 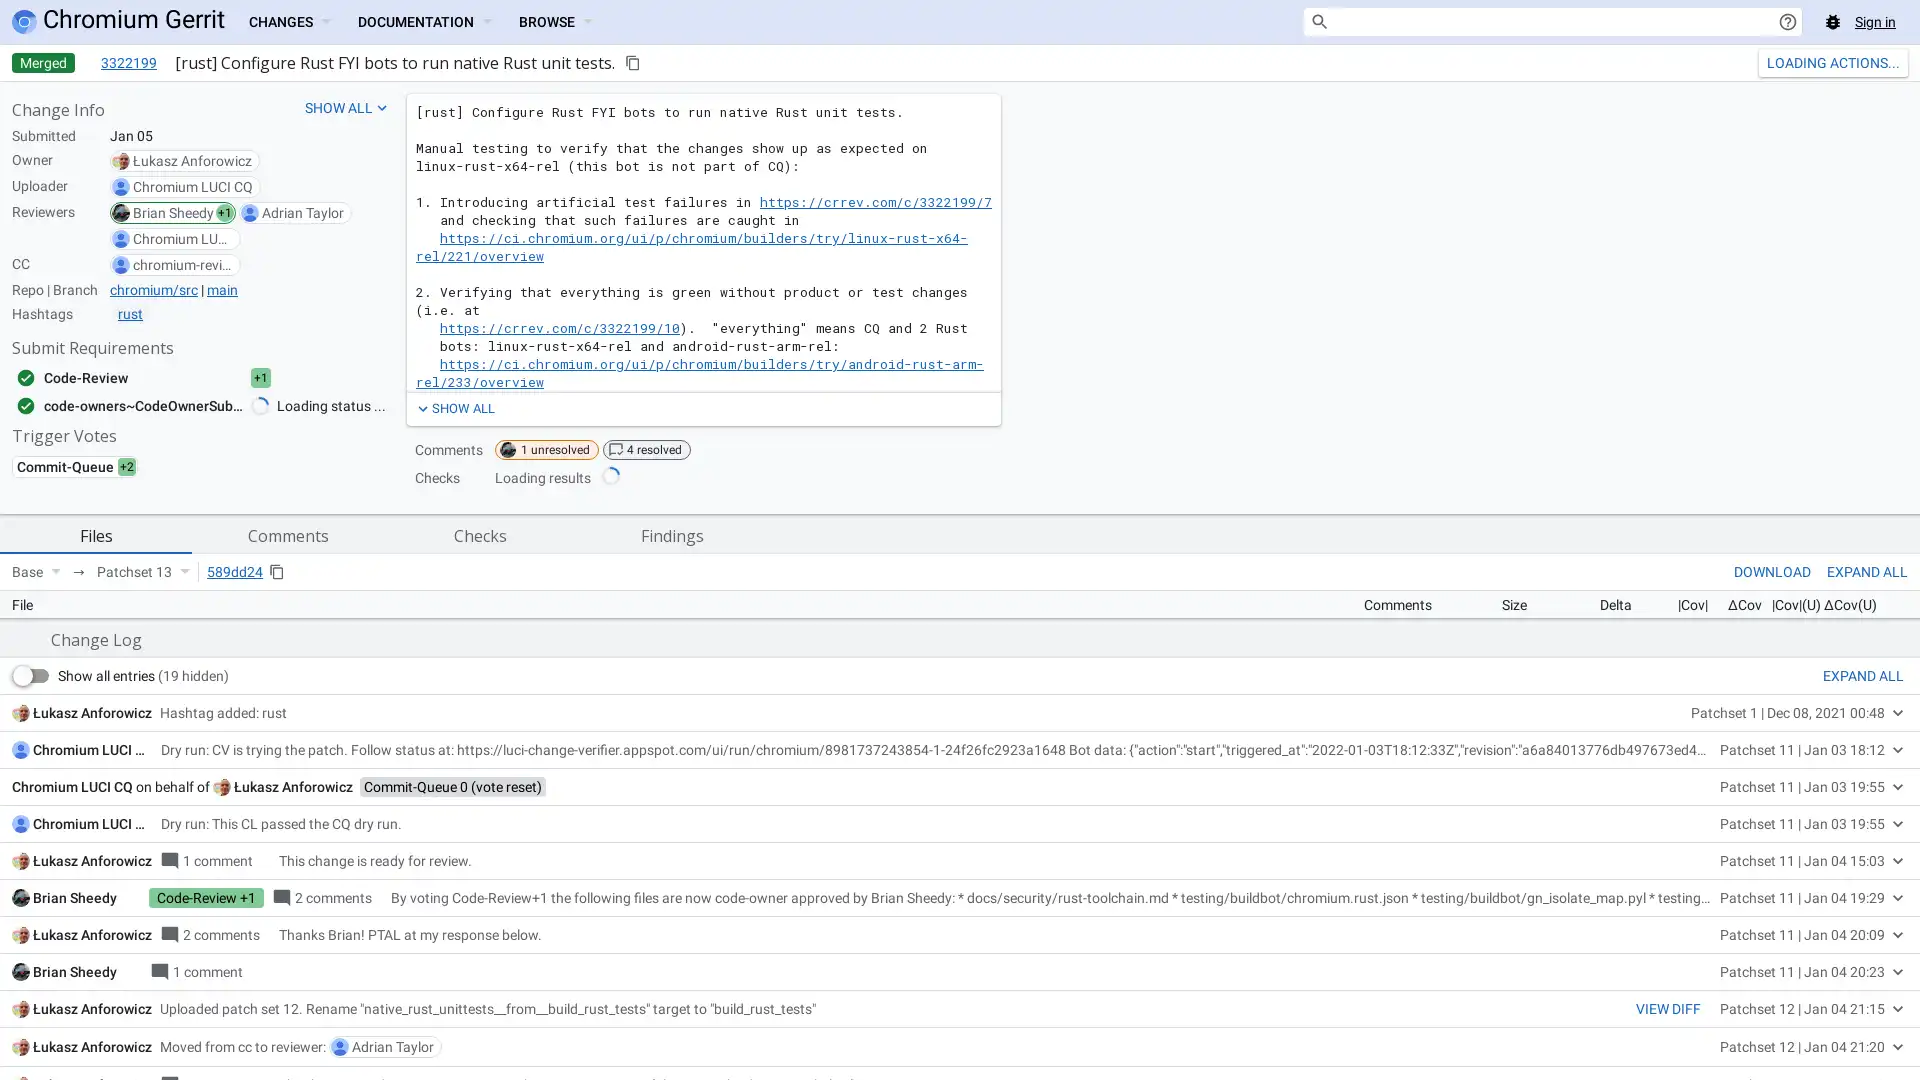 What do you see at coordinates (1862, 951) in the screenshot?
I see `EXPAND ALL` at bounding box center [1862, 951].